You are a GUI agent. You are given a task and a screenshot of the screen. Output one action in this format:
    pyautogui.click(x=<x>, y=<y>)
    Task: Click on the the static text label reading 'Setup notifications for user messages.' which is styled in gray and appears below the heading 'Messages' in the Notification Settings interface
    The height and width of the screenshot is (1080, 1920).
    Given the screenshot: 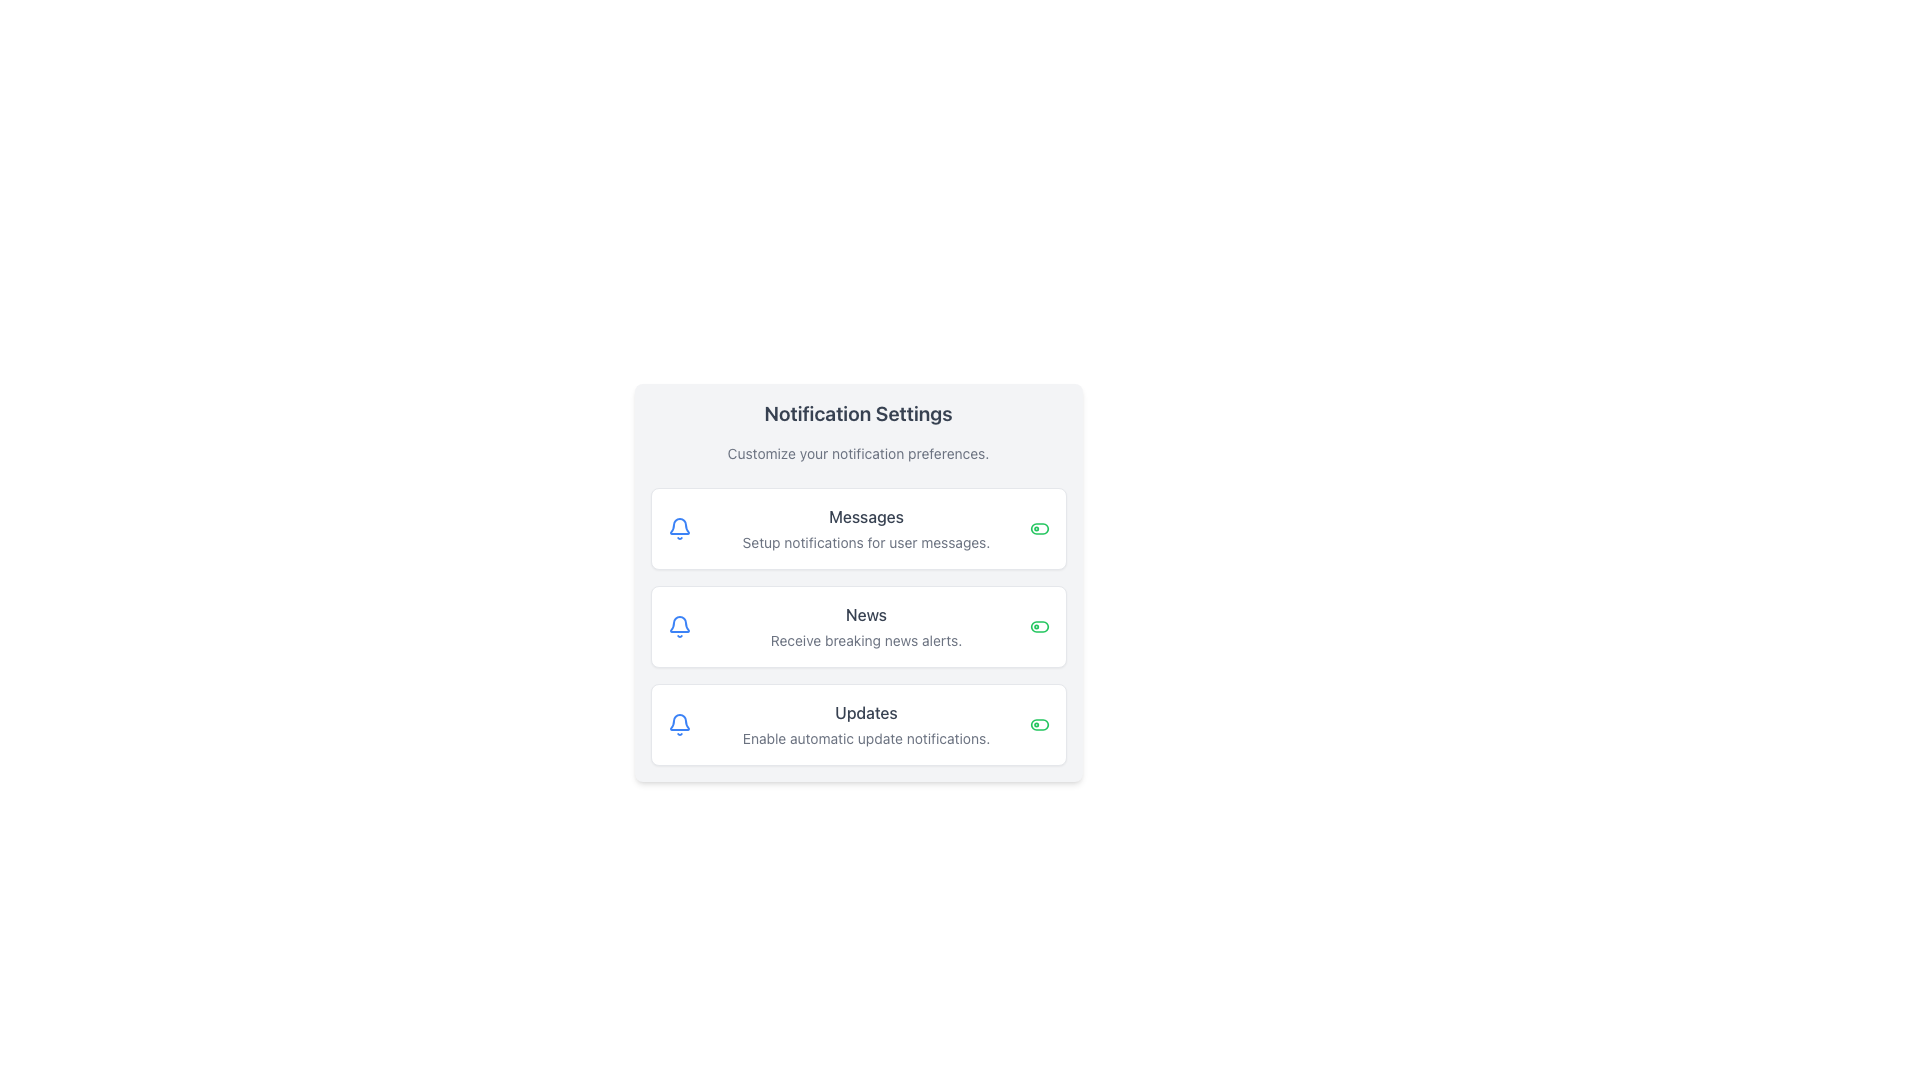 What is the action you would take?
    pyautogui.click(x=866, y=543)
    